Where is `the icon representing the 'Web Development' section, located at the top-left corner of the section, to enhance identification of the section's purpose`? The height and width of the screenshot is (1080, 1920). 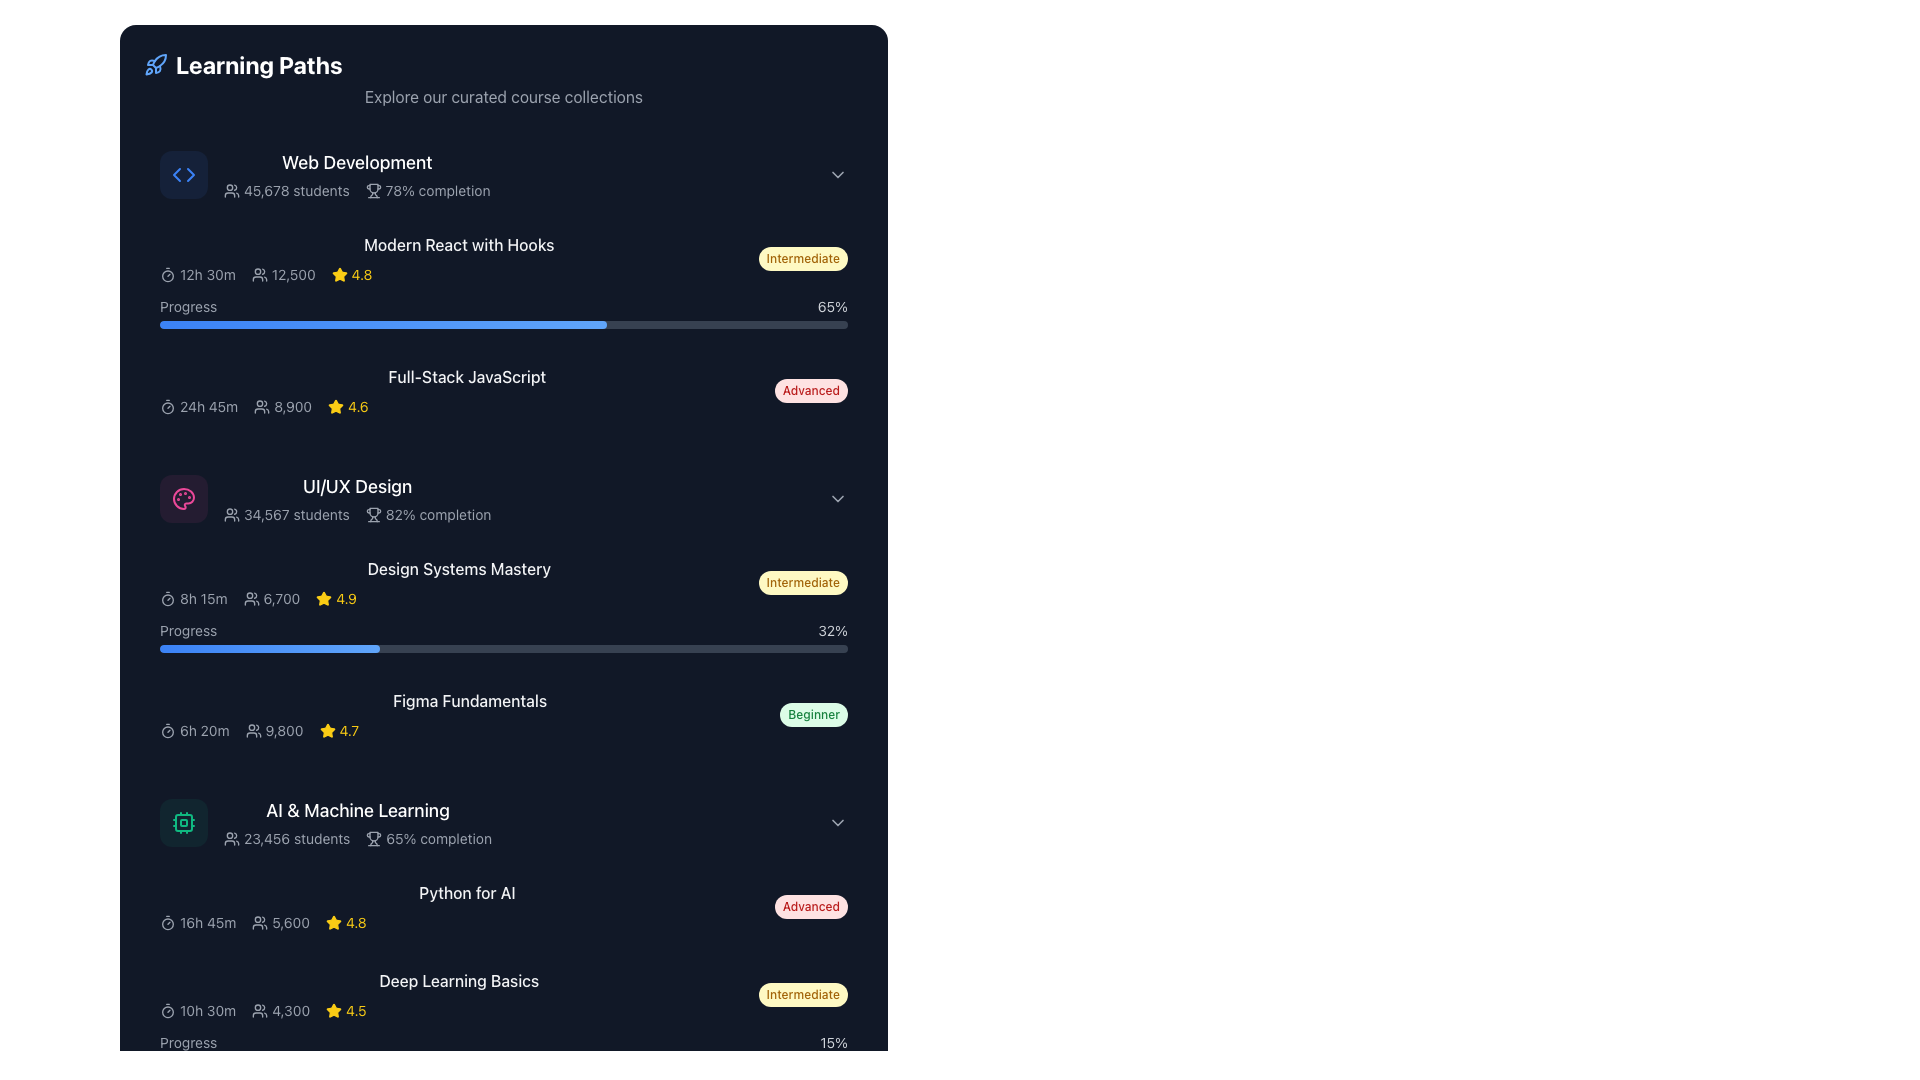 the icon representing the 'Web Development' section, located at the top-left corner of the section, to enhance identification of the section's purpose is located at coordinates (183, 173).